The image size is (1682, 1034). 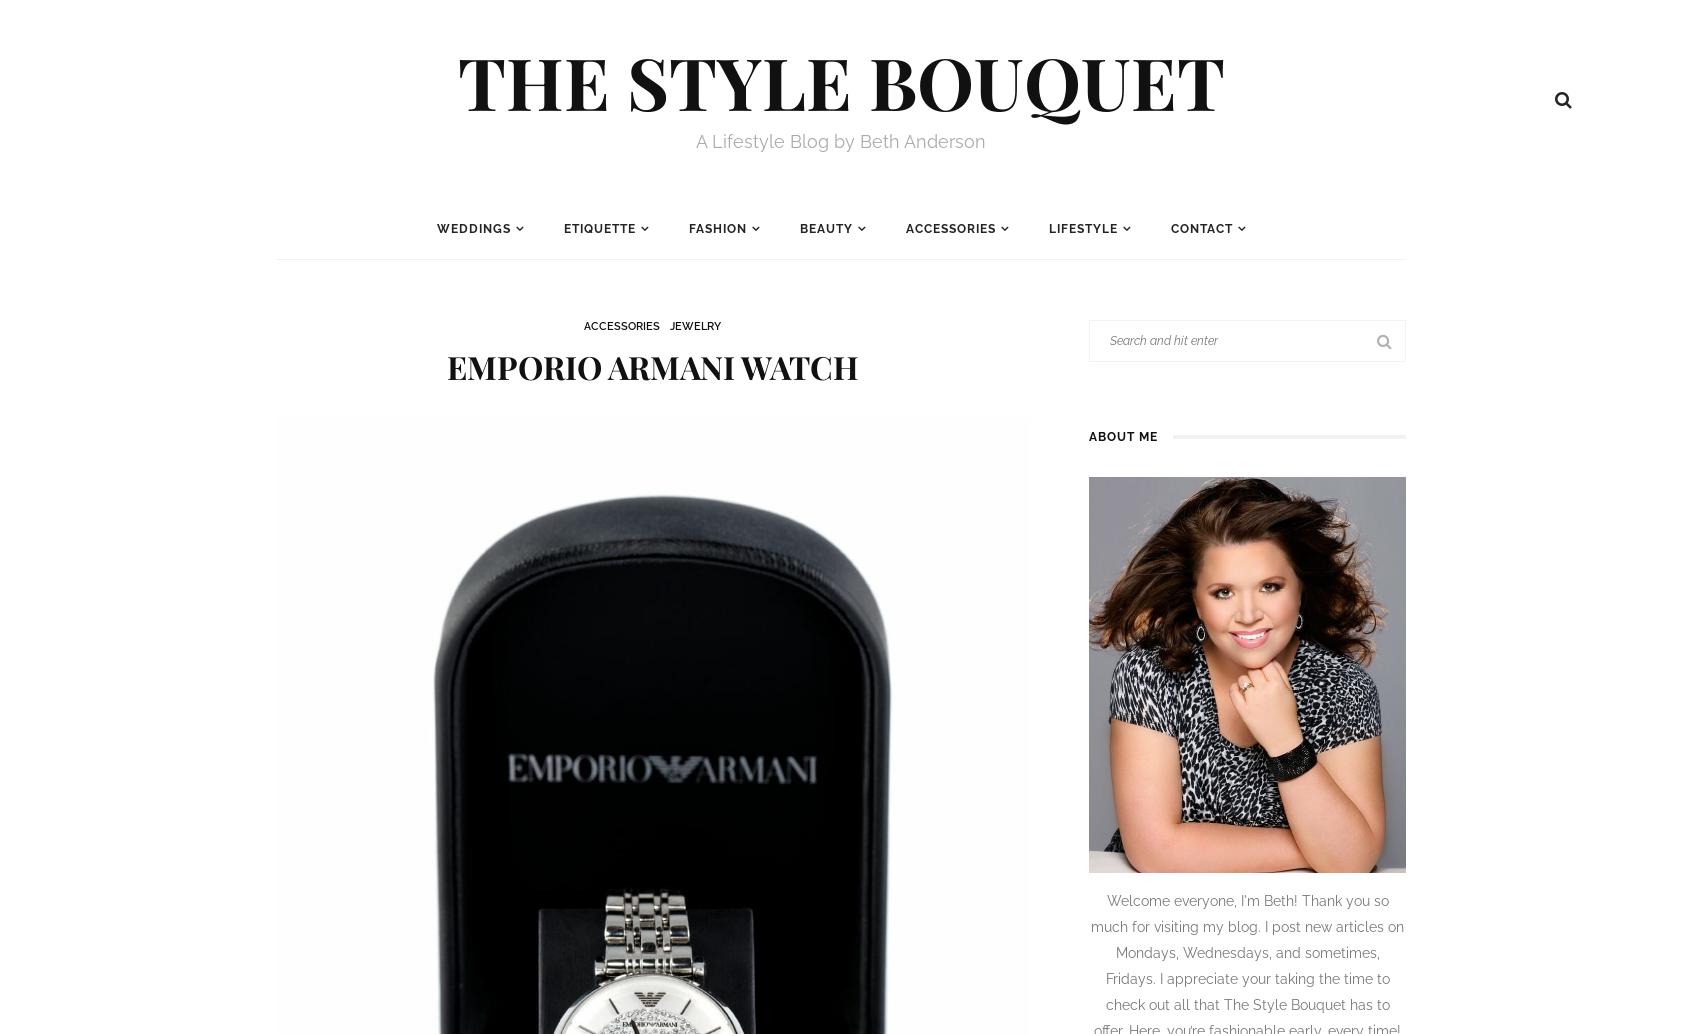 What do you see at coordinates (832, 323) in the screenshot?
I see `'Makeup'` at bounding box center [832, 323].